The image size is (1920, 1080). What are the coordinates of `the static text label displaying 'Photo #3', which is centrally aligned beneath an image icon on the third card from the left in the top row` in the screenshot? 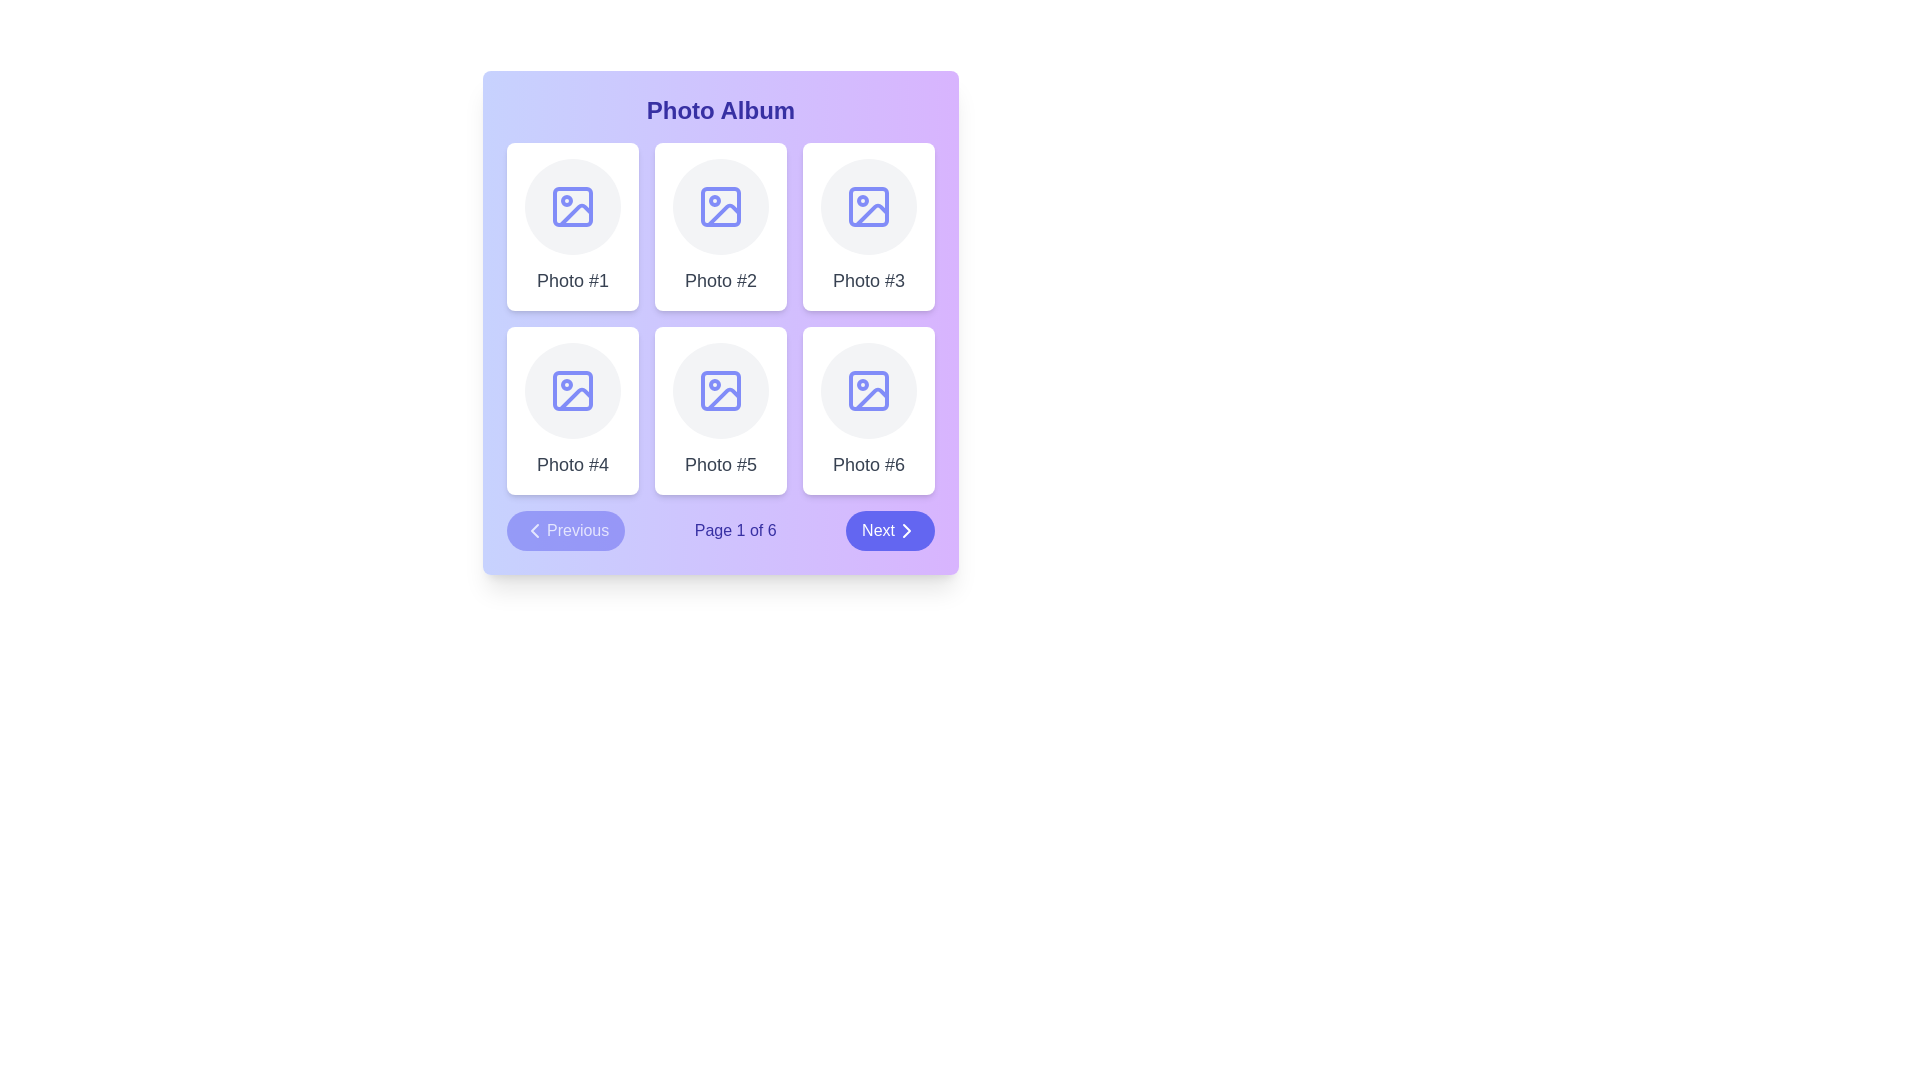 It's located at (868, 281).